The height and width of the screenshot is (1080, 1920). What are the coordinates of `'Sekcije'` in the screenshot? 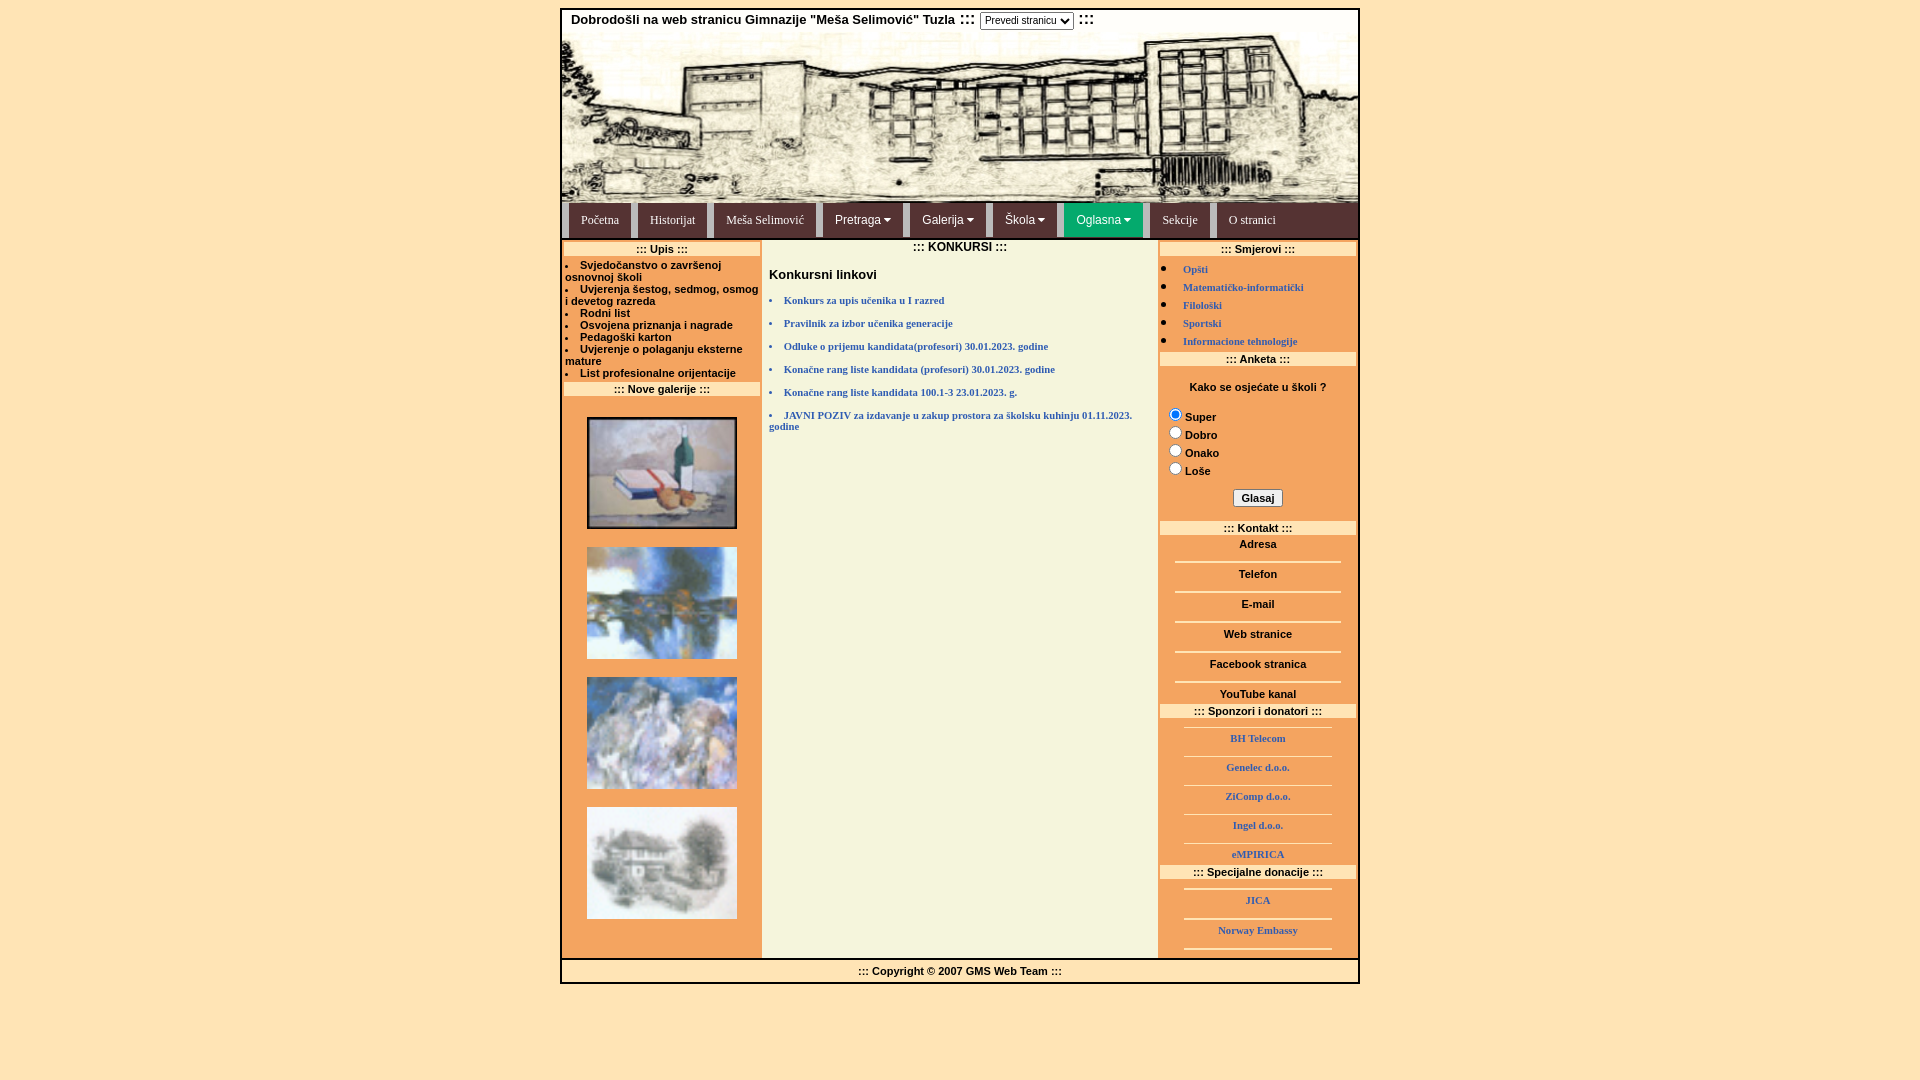 It's located at (1176, 220).